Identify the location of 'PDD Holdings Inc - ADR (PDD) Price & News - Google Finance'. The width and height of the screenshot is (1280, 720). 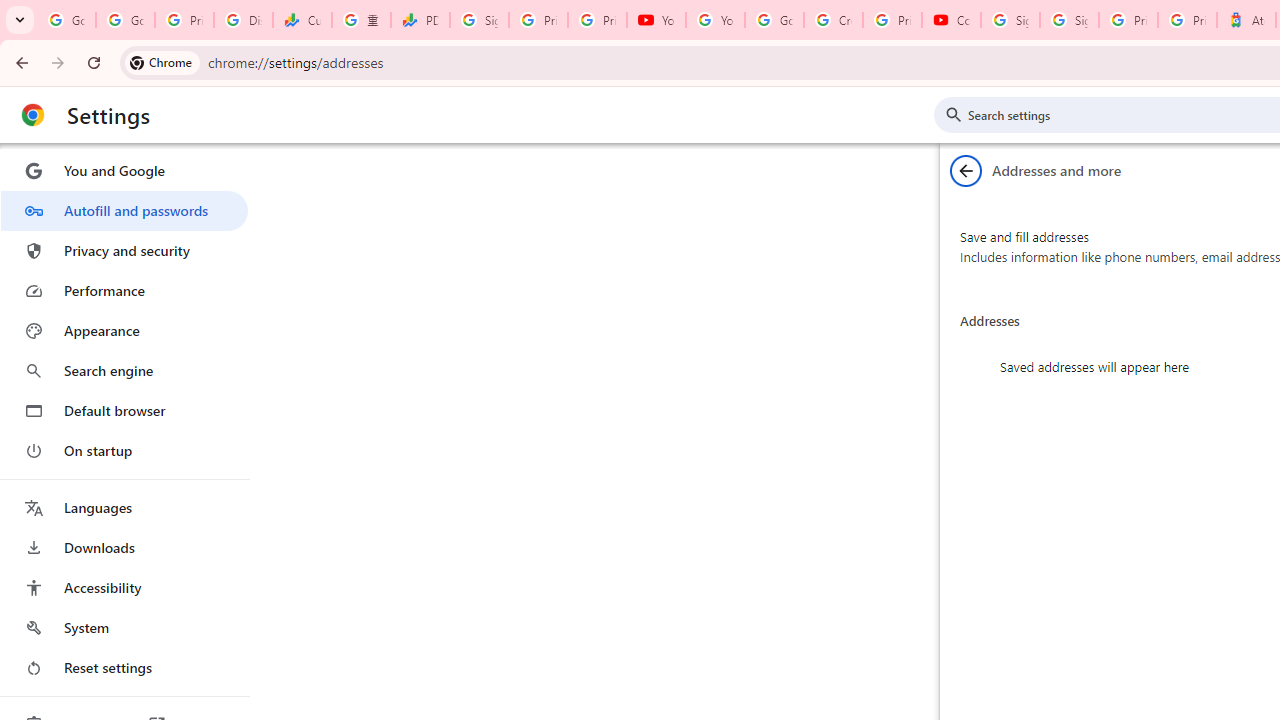
(419, 20).